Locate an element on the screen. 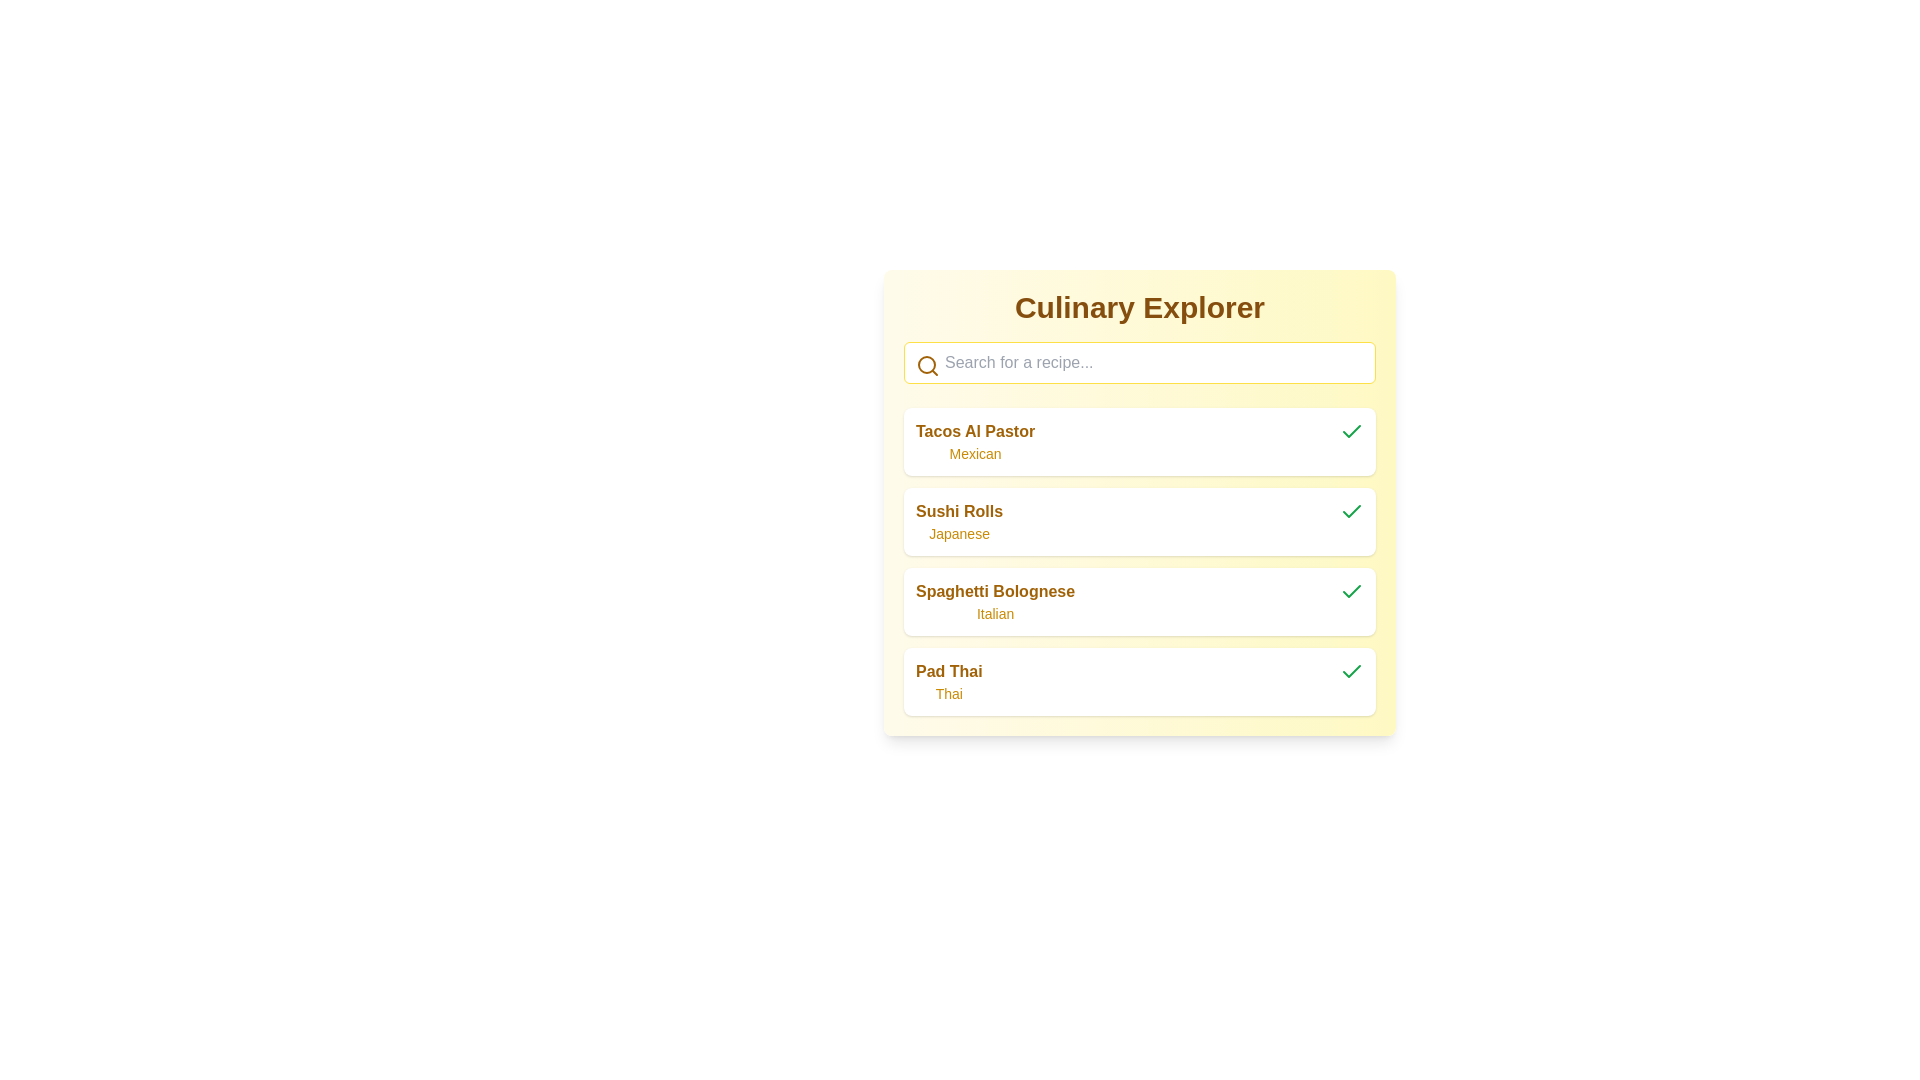 The image size is (1920, 1080). the text label displaying 'Japanese', which is styled with a yellowish font color and located directly beneath the text 'Sushi Rolls' is located at coordinates (958, 532).